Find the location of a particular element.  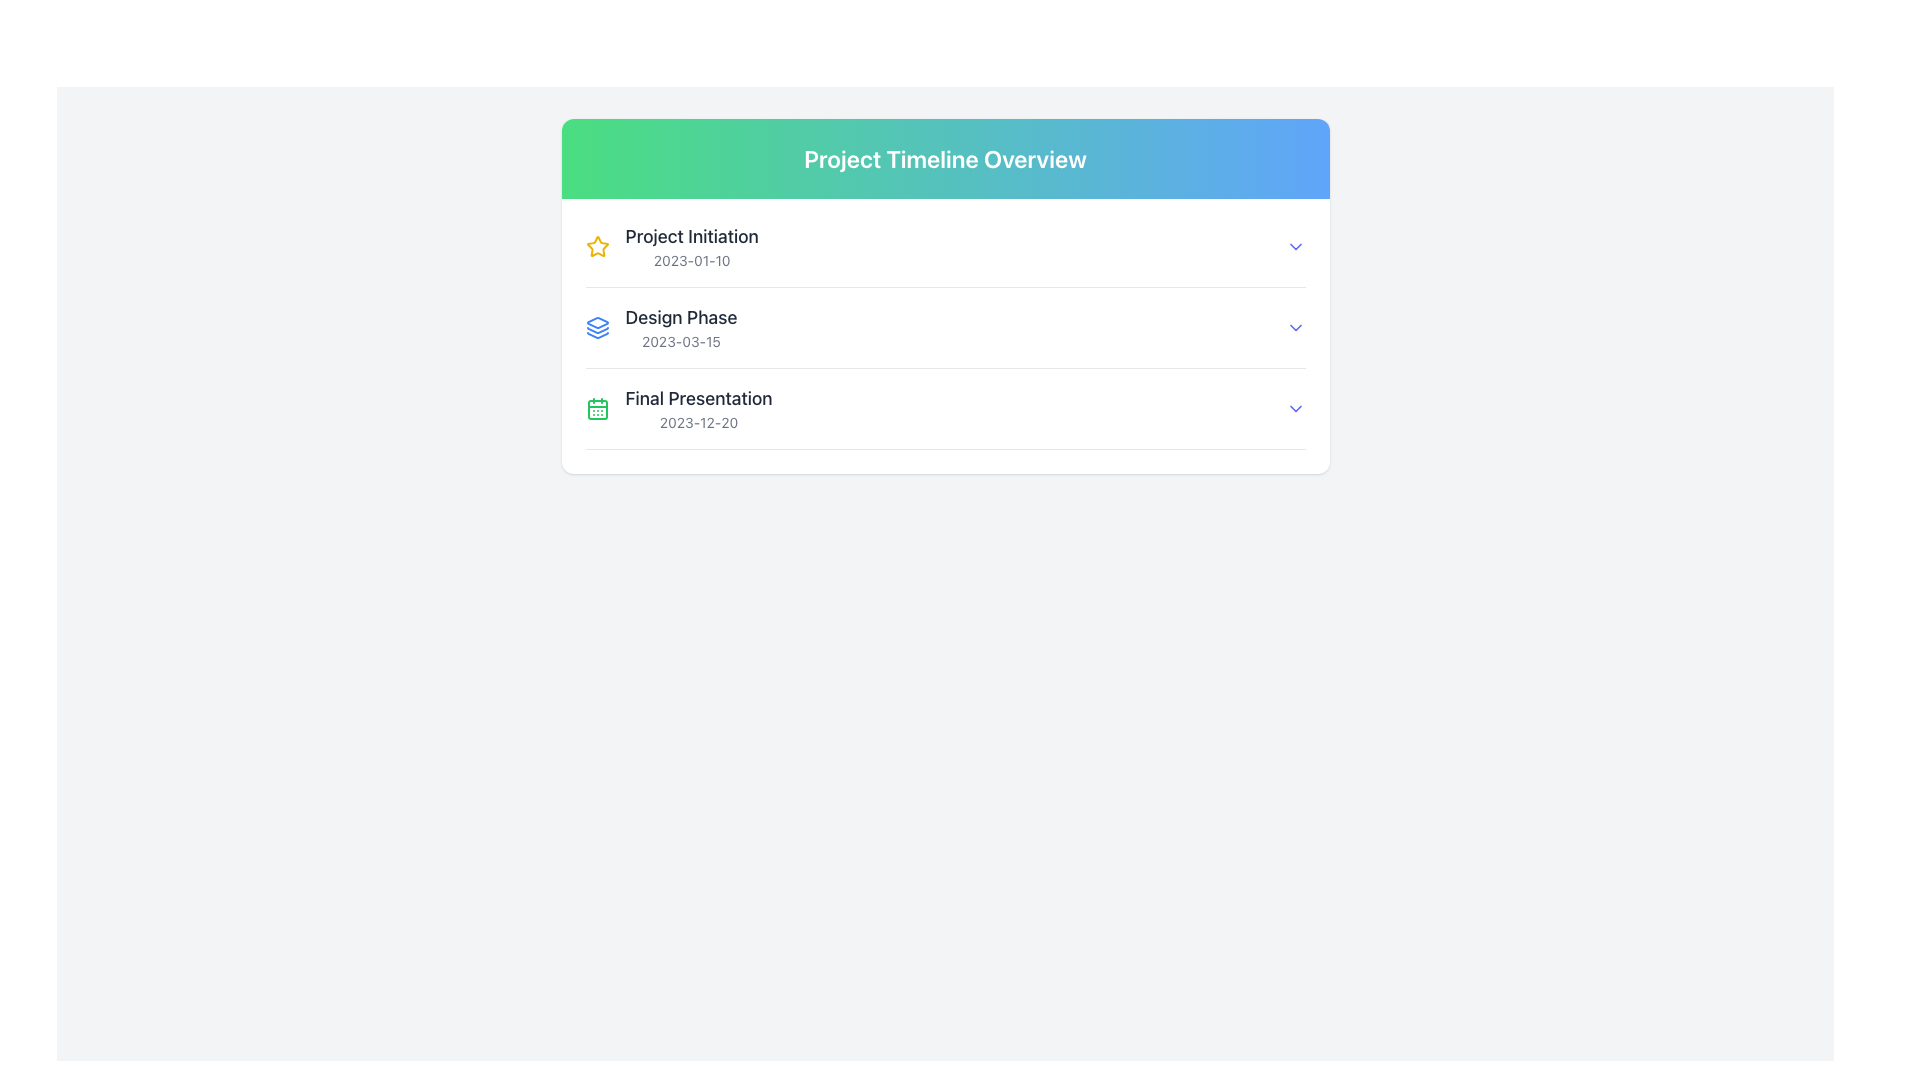

the icon located in the first row of the list structure, adjacent to the text 'Project Initiation', to check its rating or status is located at coordinates (596, 245).